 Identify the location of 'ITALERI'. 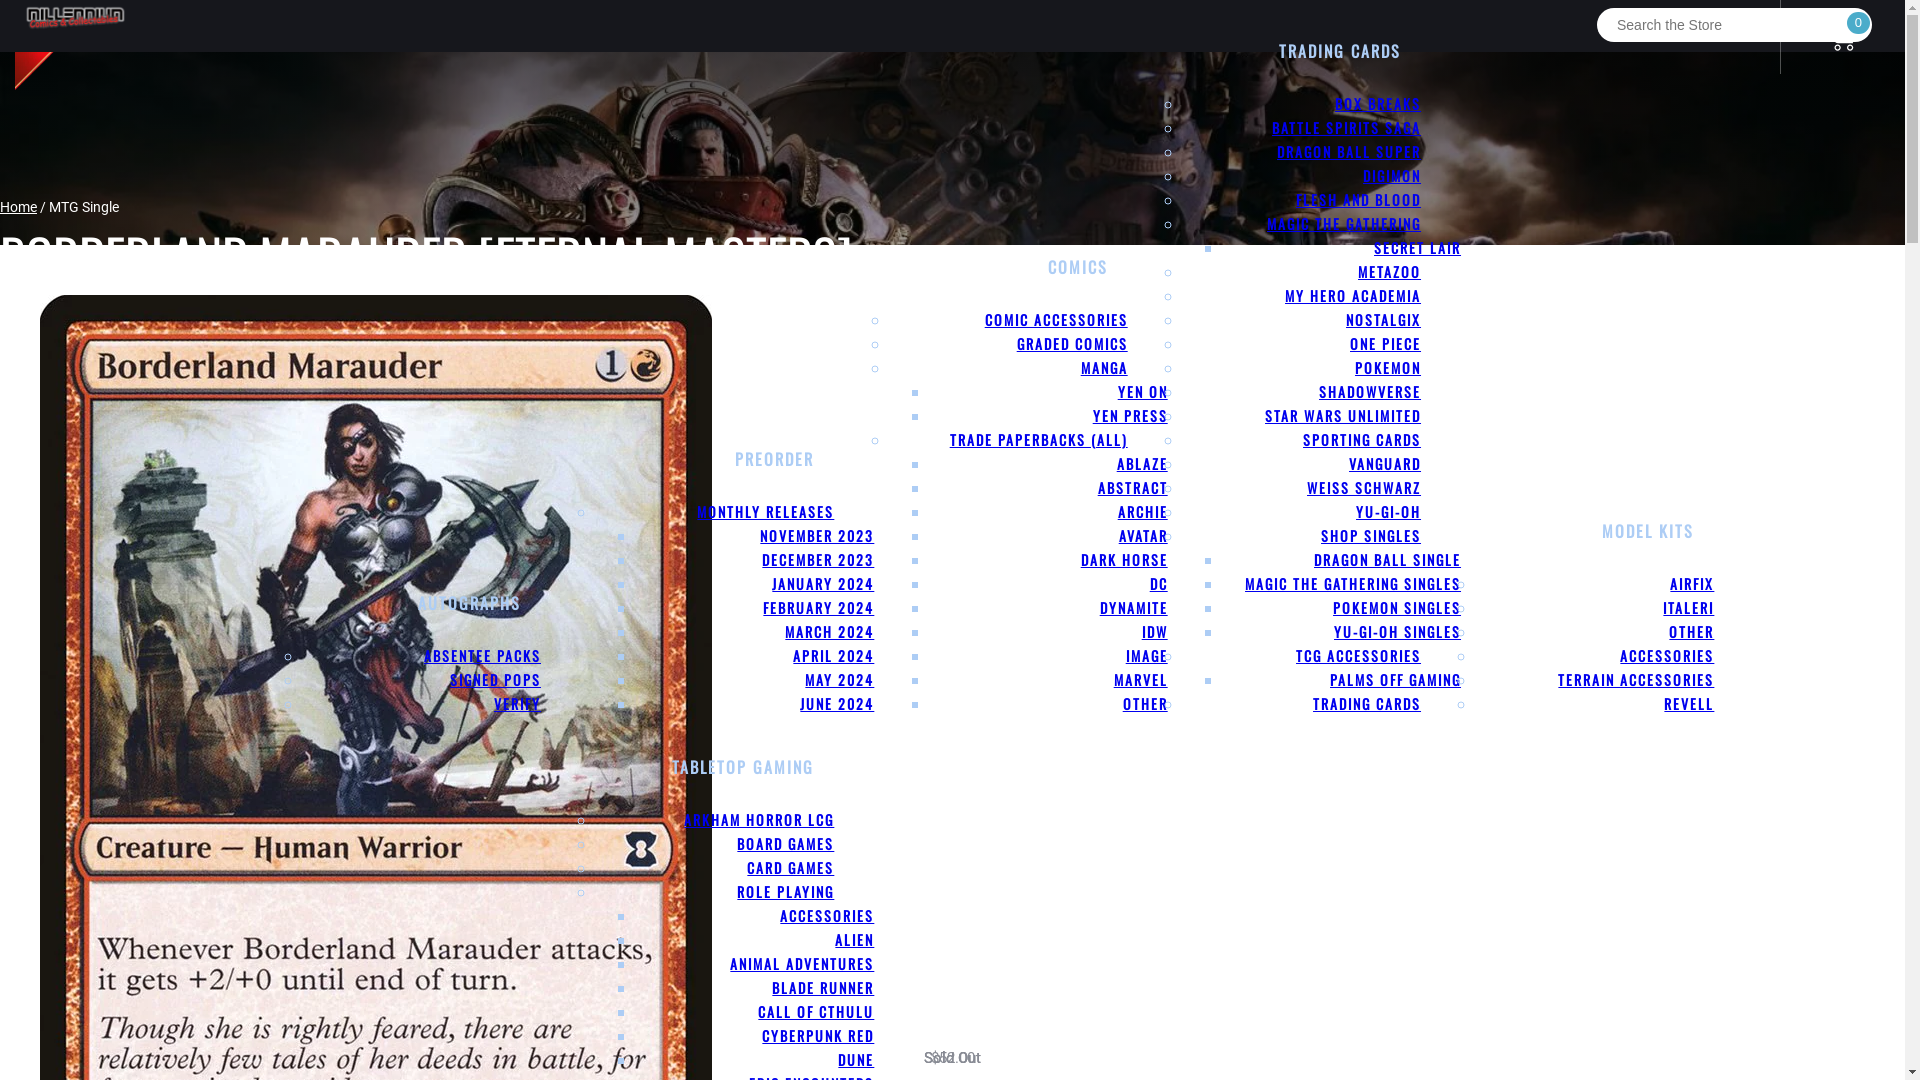
(1662, 606).